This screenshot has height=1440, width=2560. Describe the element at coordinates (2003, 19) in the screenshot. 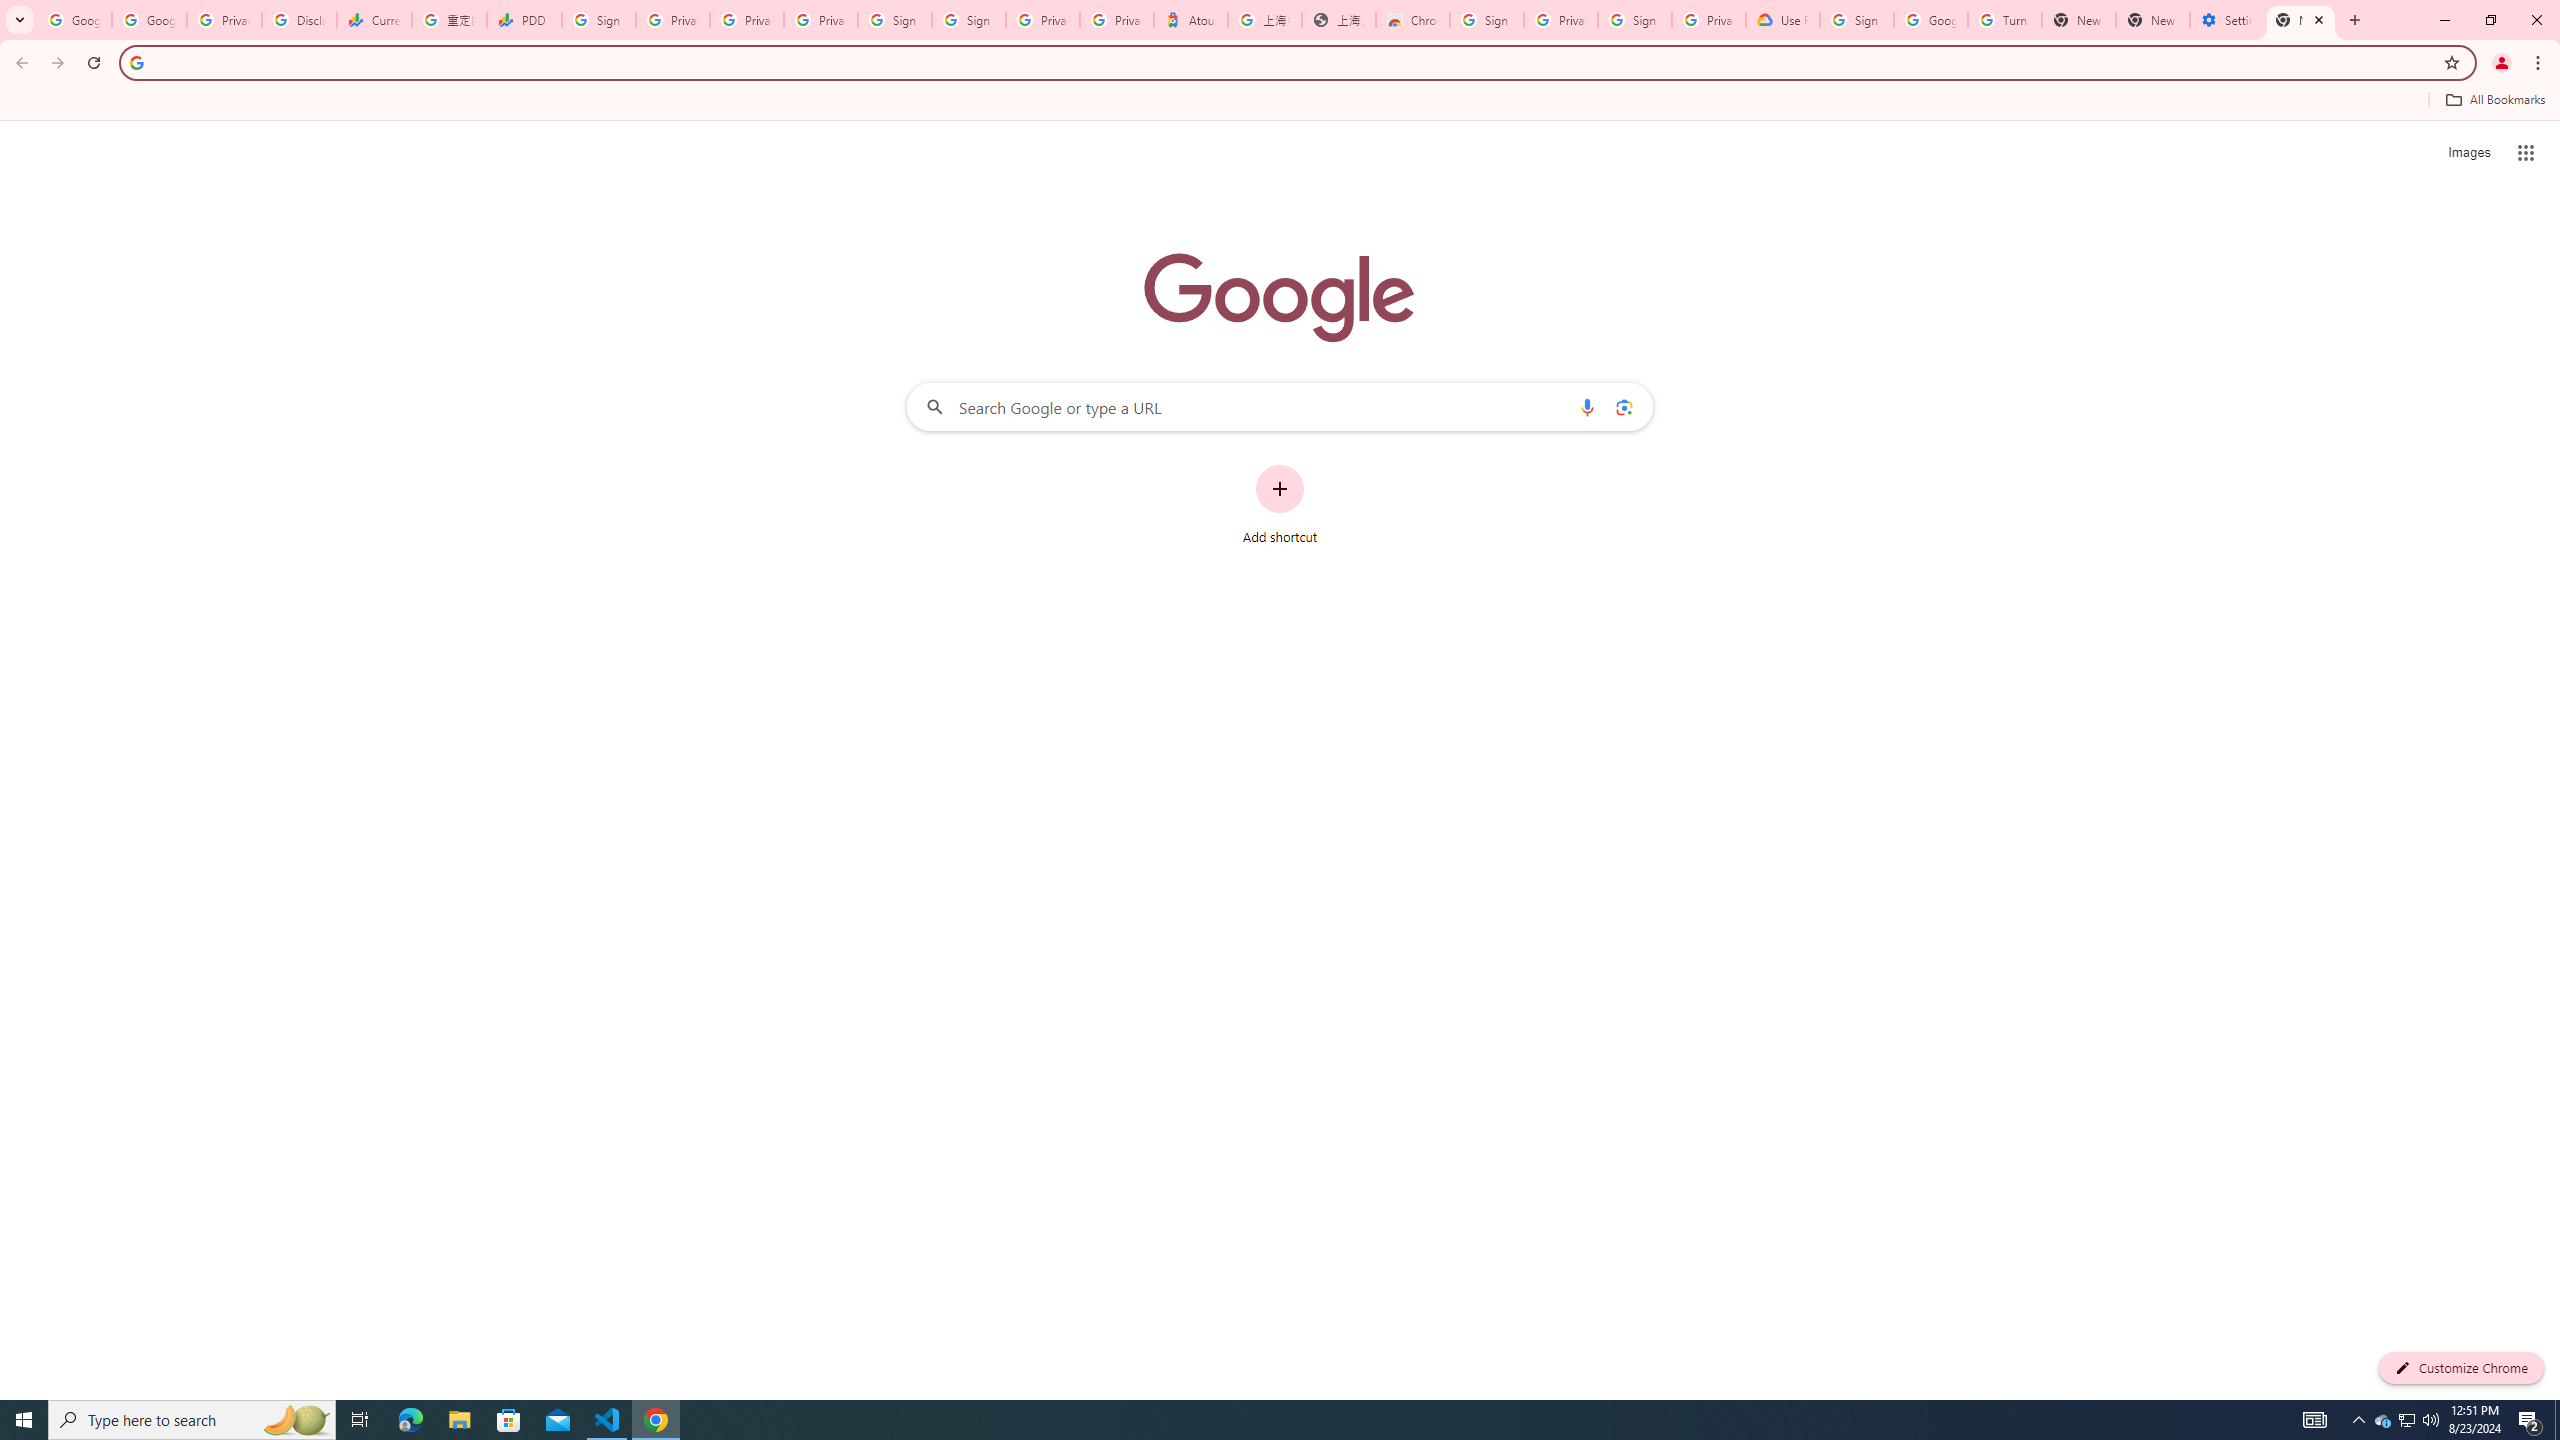

I see `'Turn cookies on or off - Computer - Google Account Help'` at that location.